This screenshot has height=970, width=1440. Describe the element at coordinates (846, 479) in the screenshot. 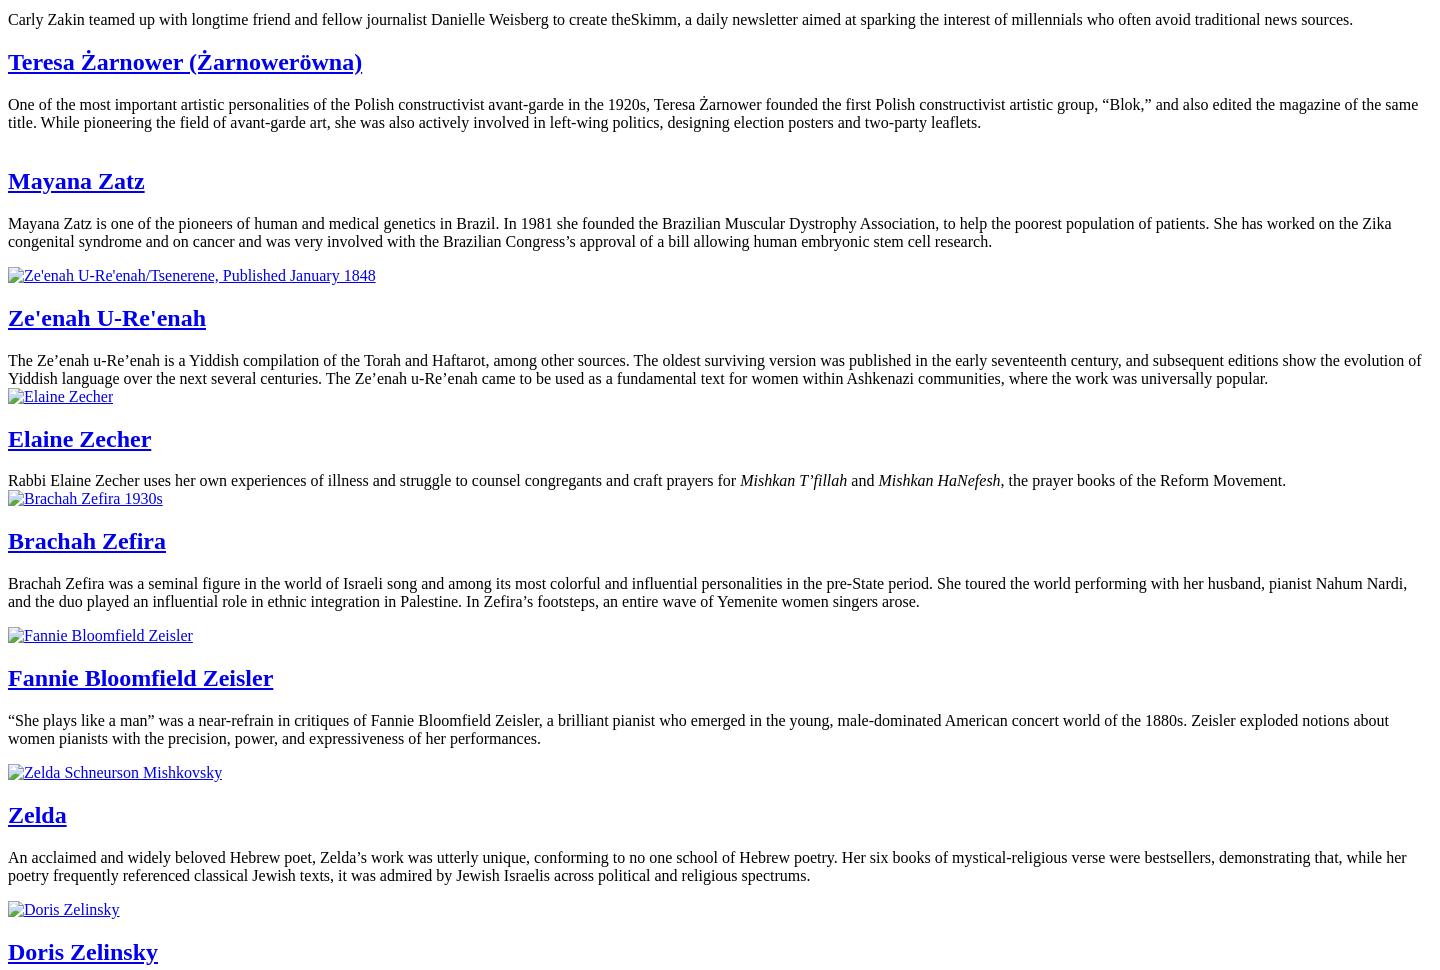

I see `'and'` at that location.